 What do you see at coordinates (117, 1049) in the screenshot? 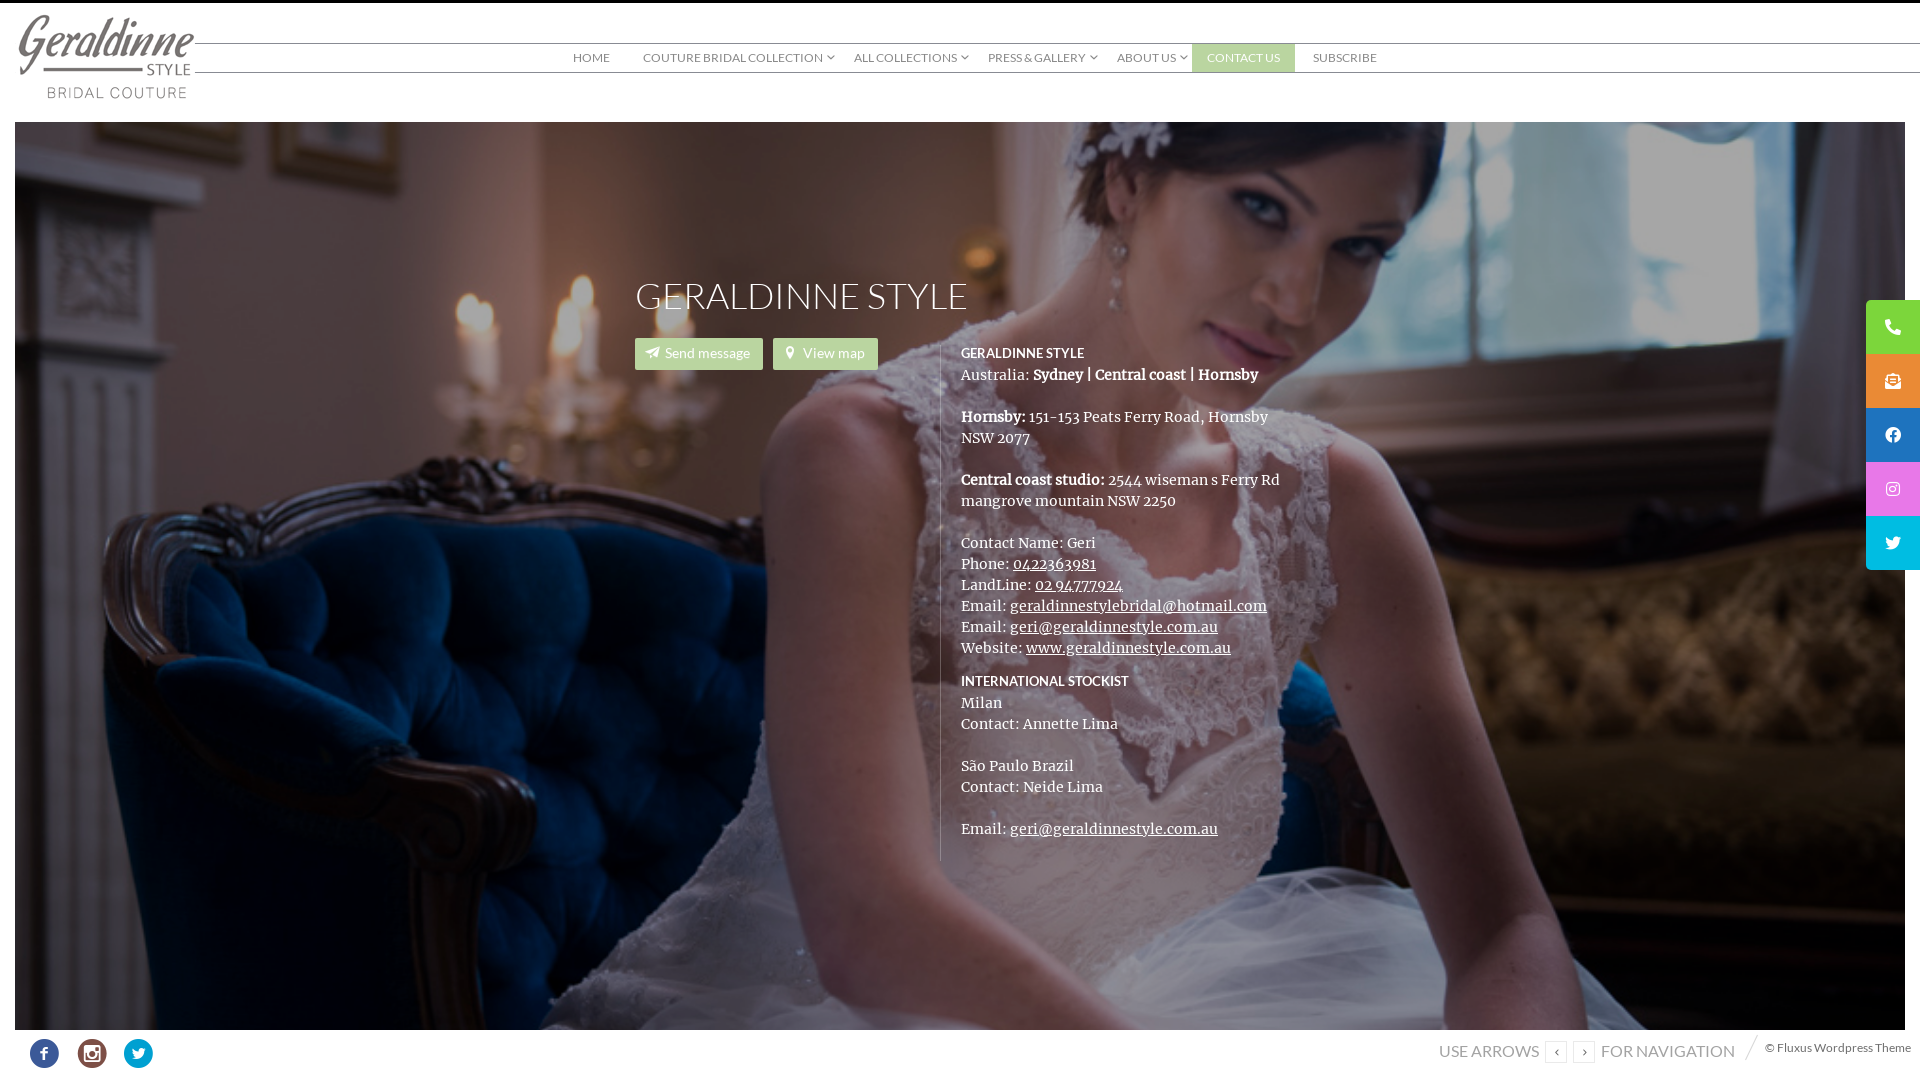
I see `'Connect on Twitter'` at bounding box center [117, 1049].